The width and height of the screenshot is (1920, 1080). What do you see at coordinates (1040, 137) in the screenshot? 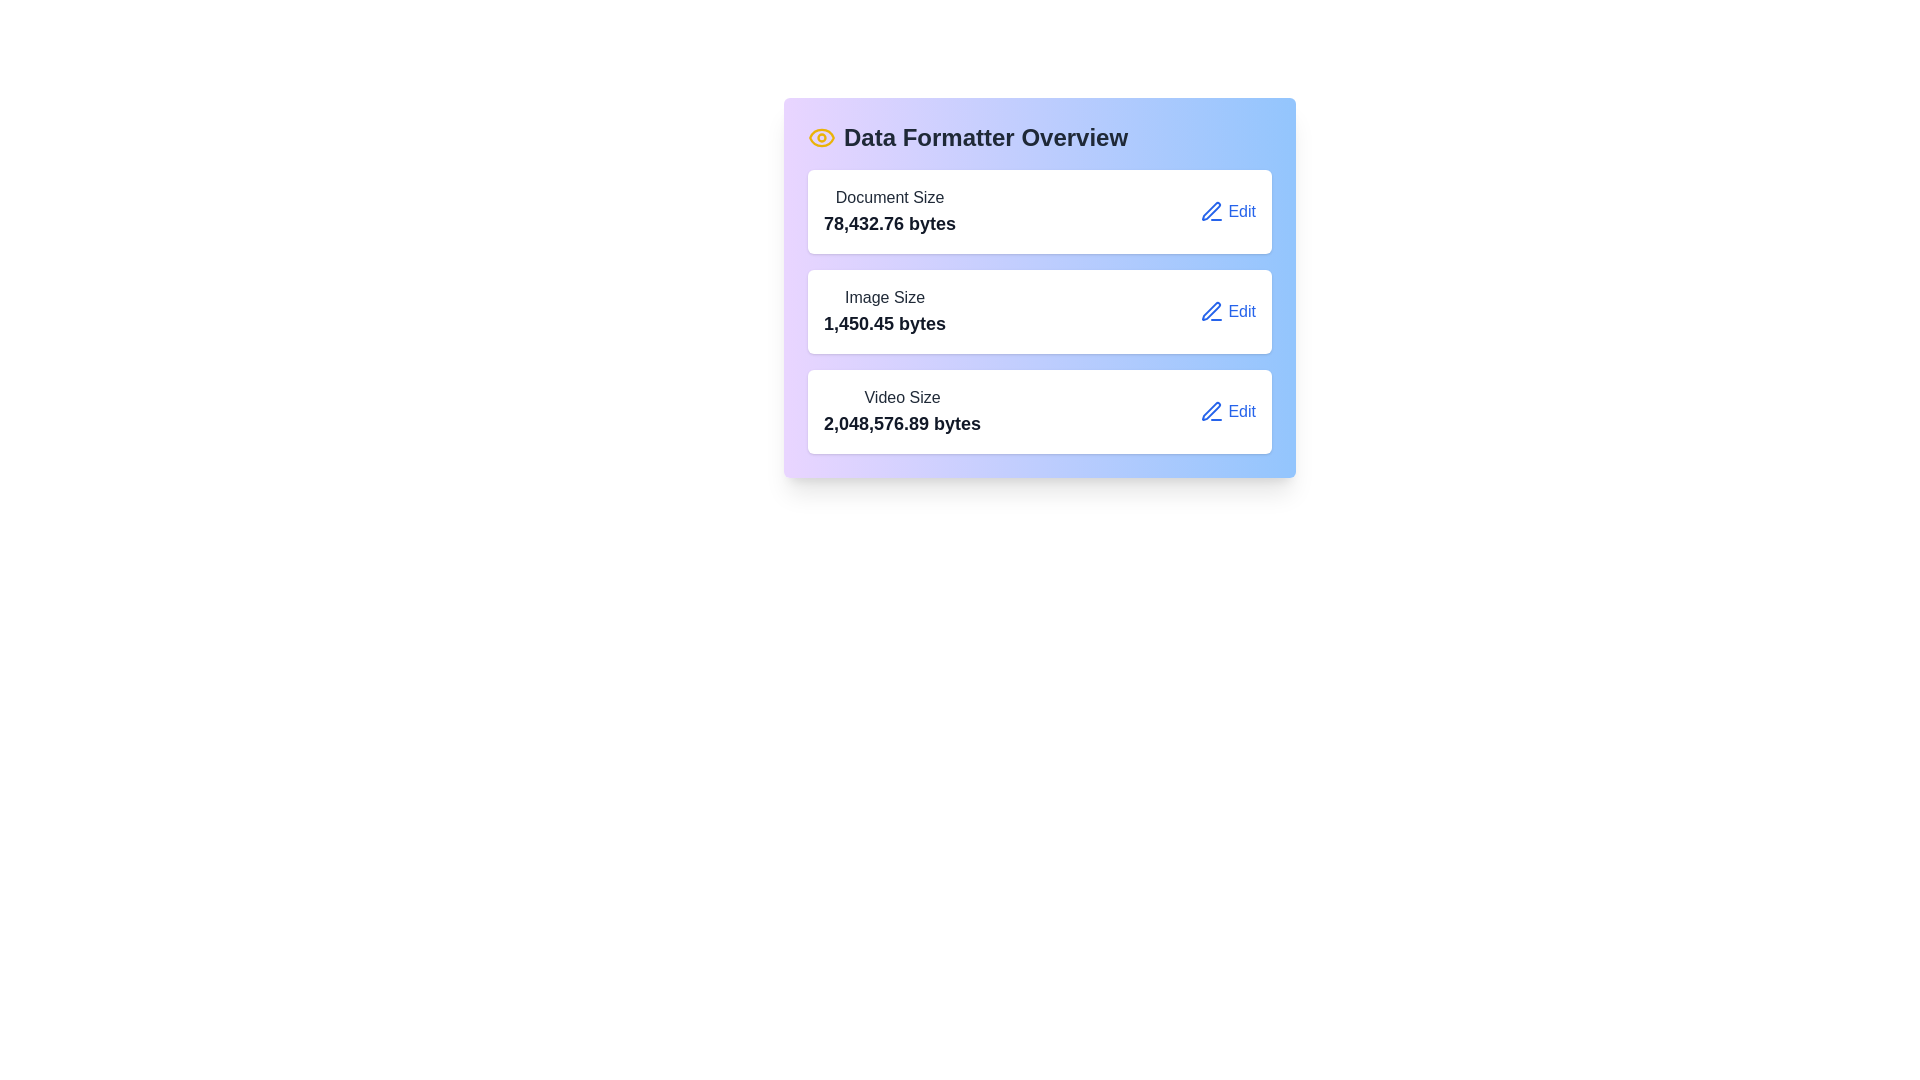
I see `the Heading element at the top of the card section, which indicates the topic of the data displayed beneath it, including an adjacent decorative icon` at bounding box center [1040, 137].